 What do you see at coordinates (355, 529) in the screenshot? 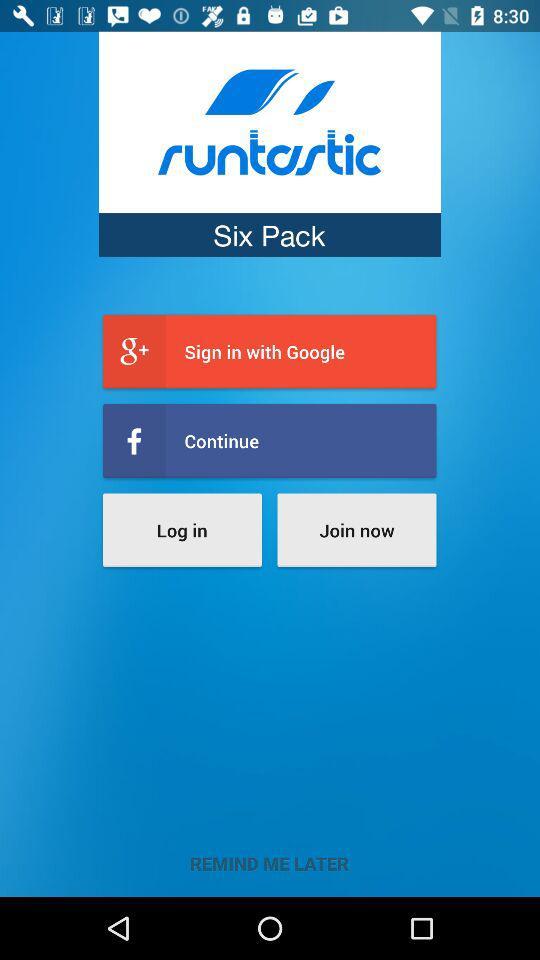
I see `the icon next to the log in icon` at bounding box center [355, 529].